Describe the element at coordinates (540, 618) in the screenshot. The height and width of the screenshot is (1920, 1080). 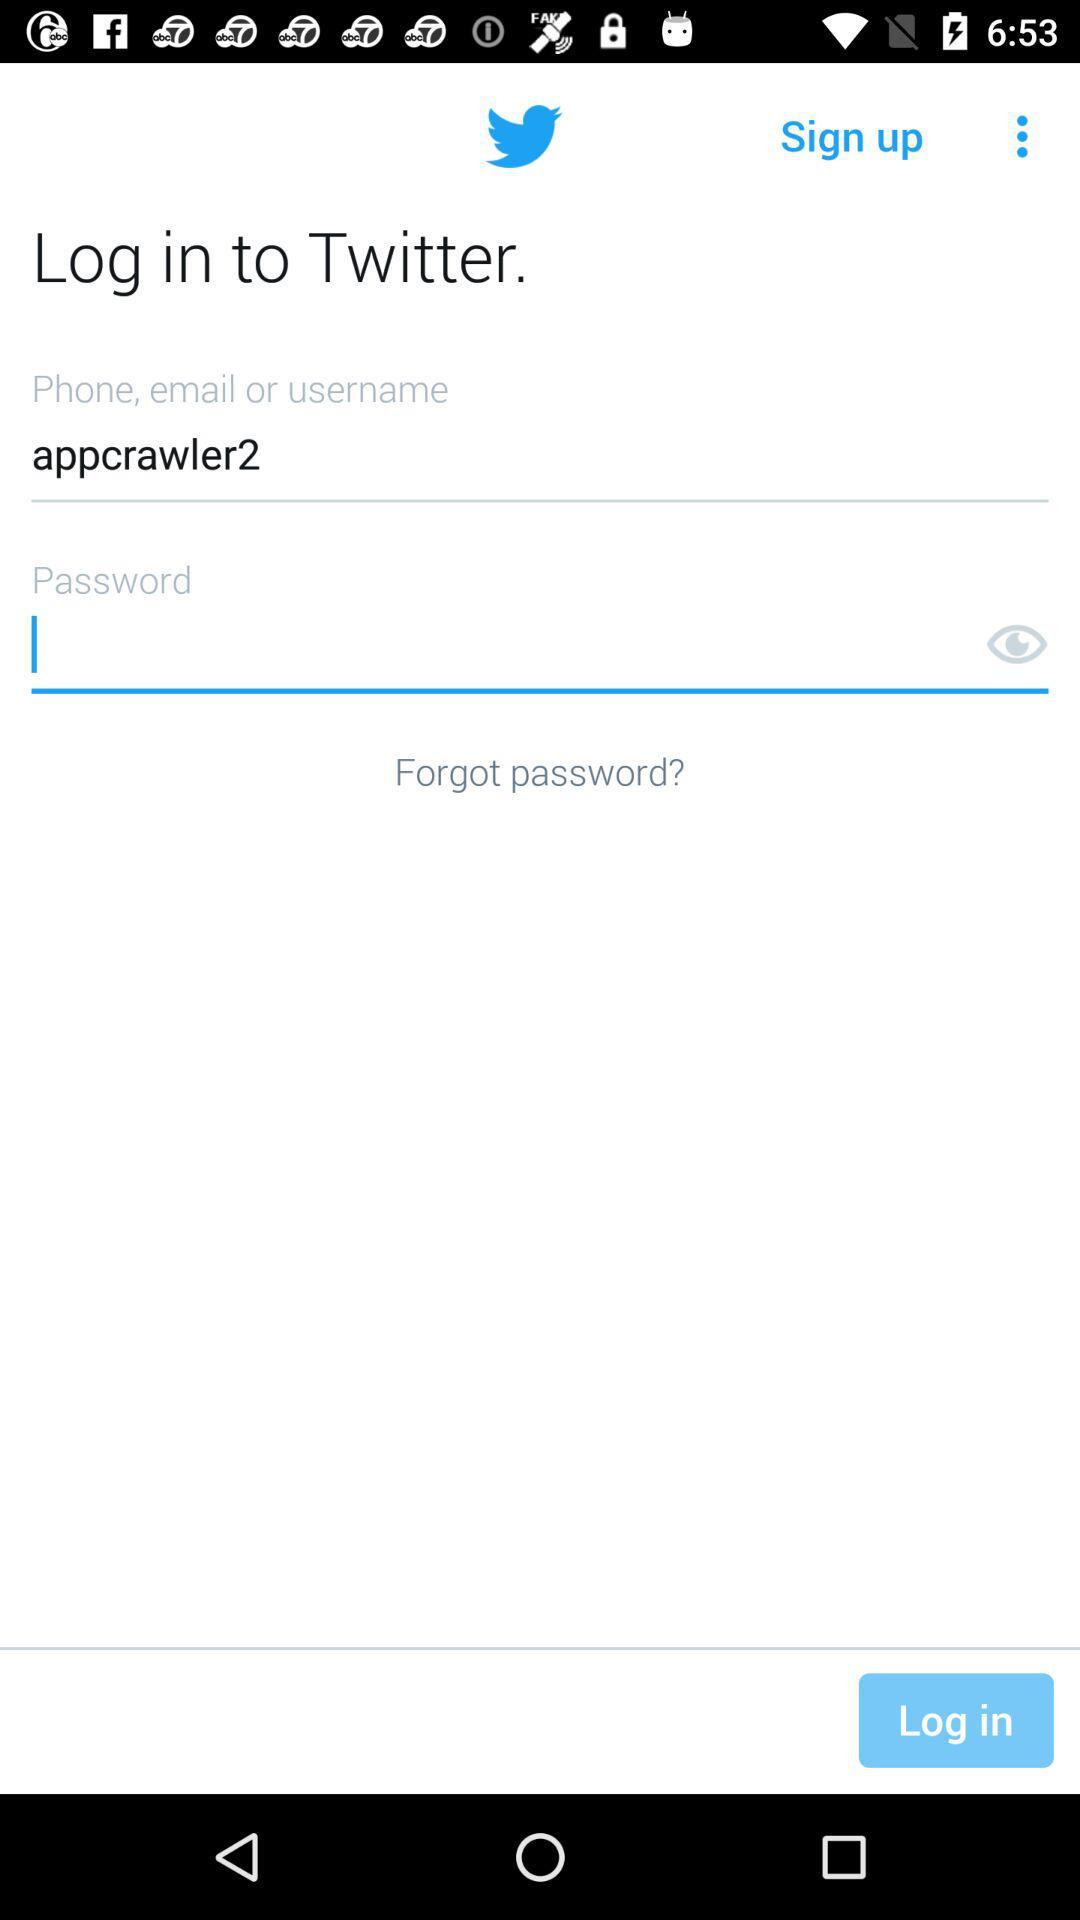
I see `icon below appcrawler2 icon` at that location.